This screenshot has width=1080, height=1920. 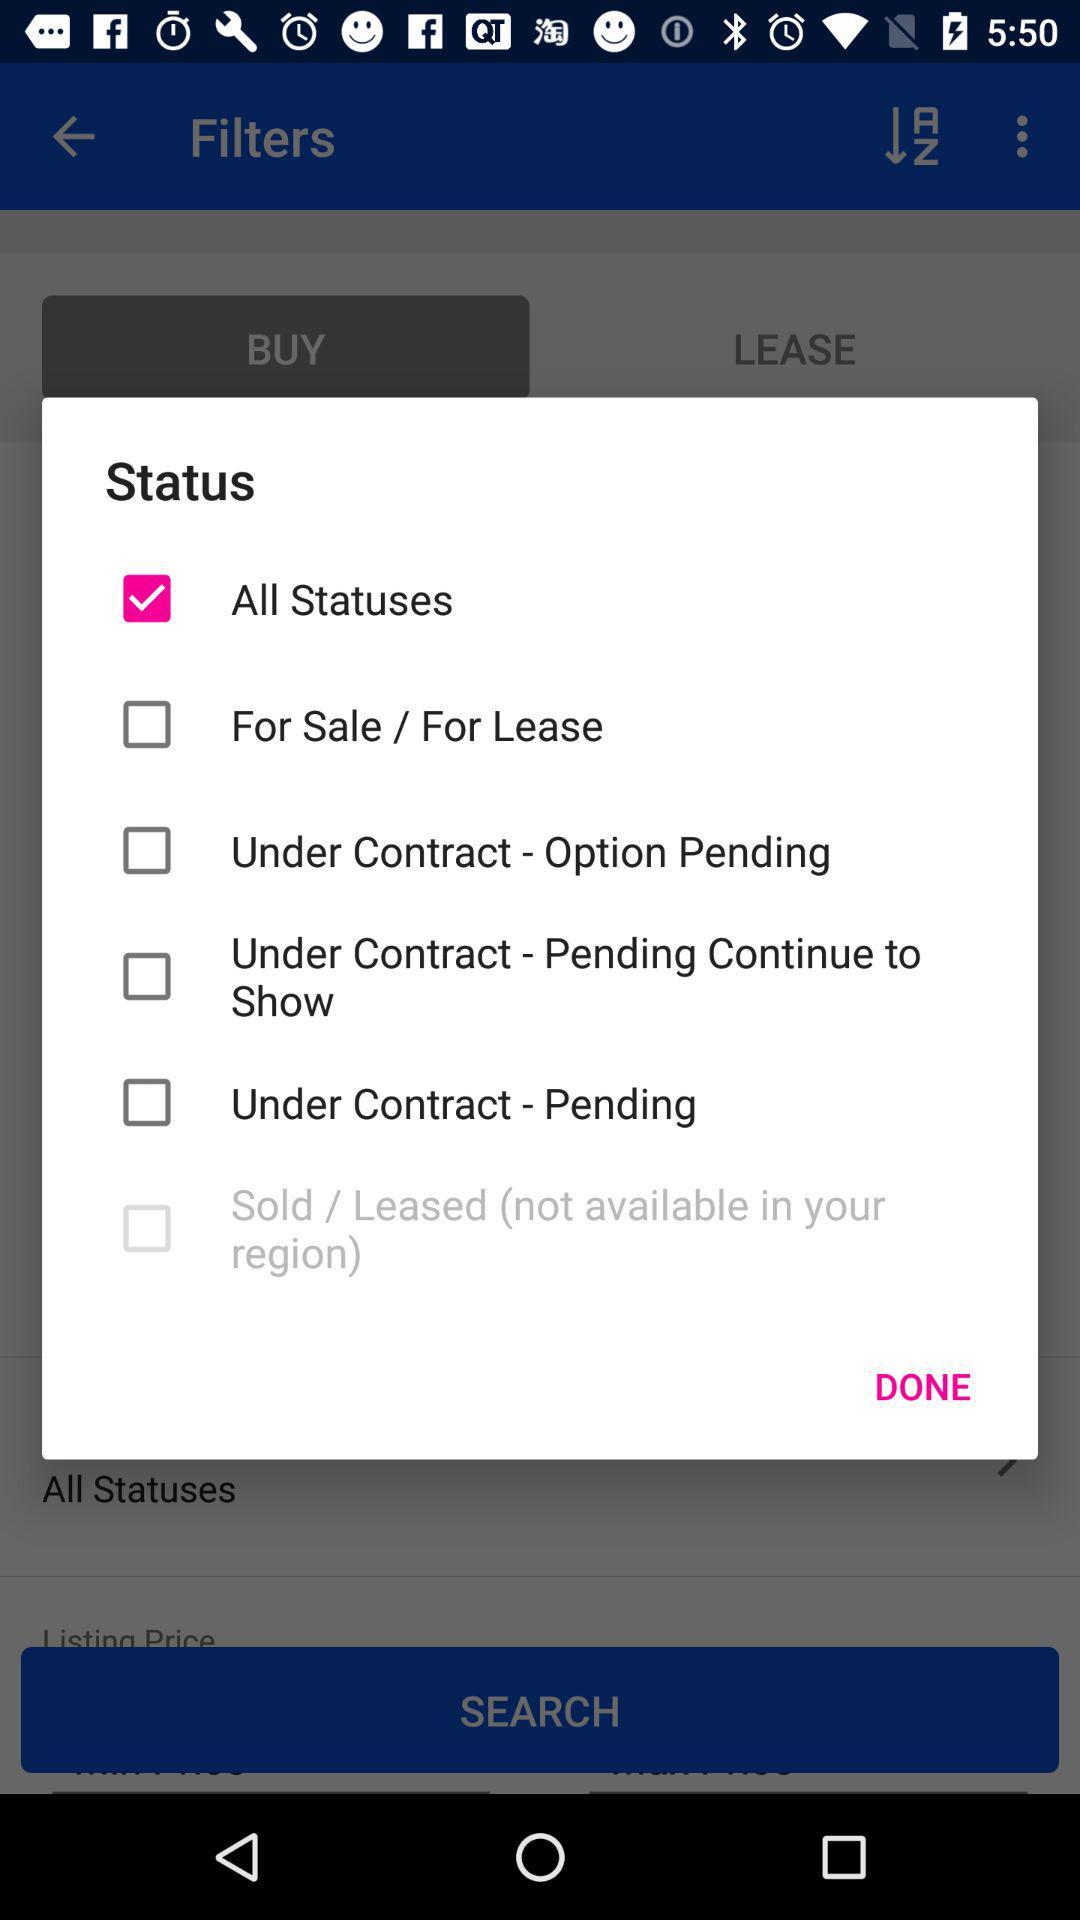 I want to click on item below the all statuses item, so click(x=601, y=723).